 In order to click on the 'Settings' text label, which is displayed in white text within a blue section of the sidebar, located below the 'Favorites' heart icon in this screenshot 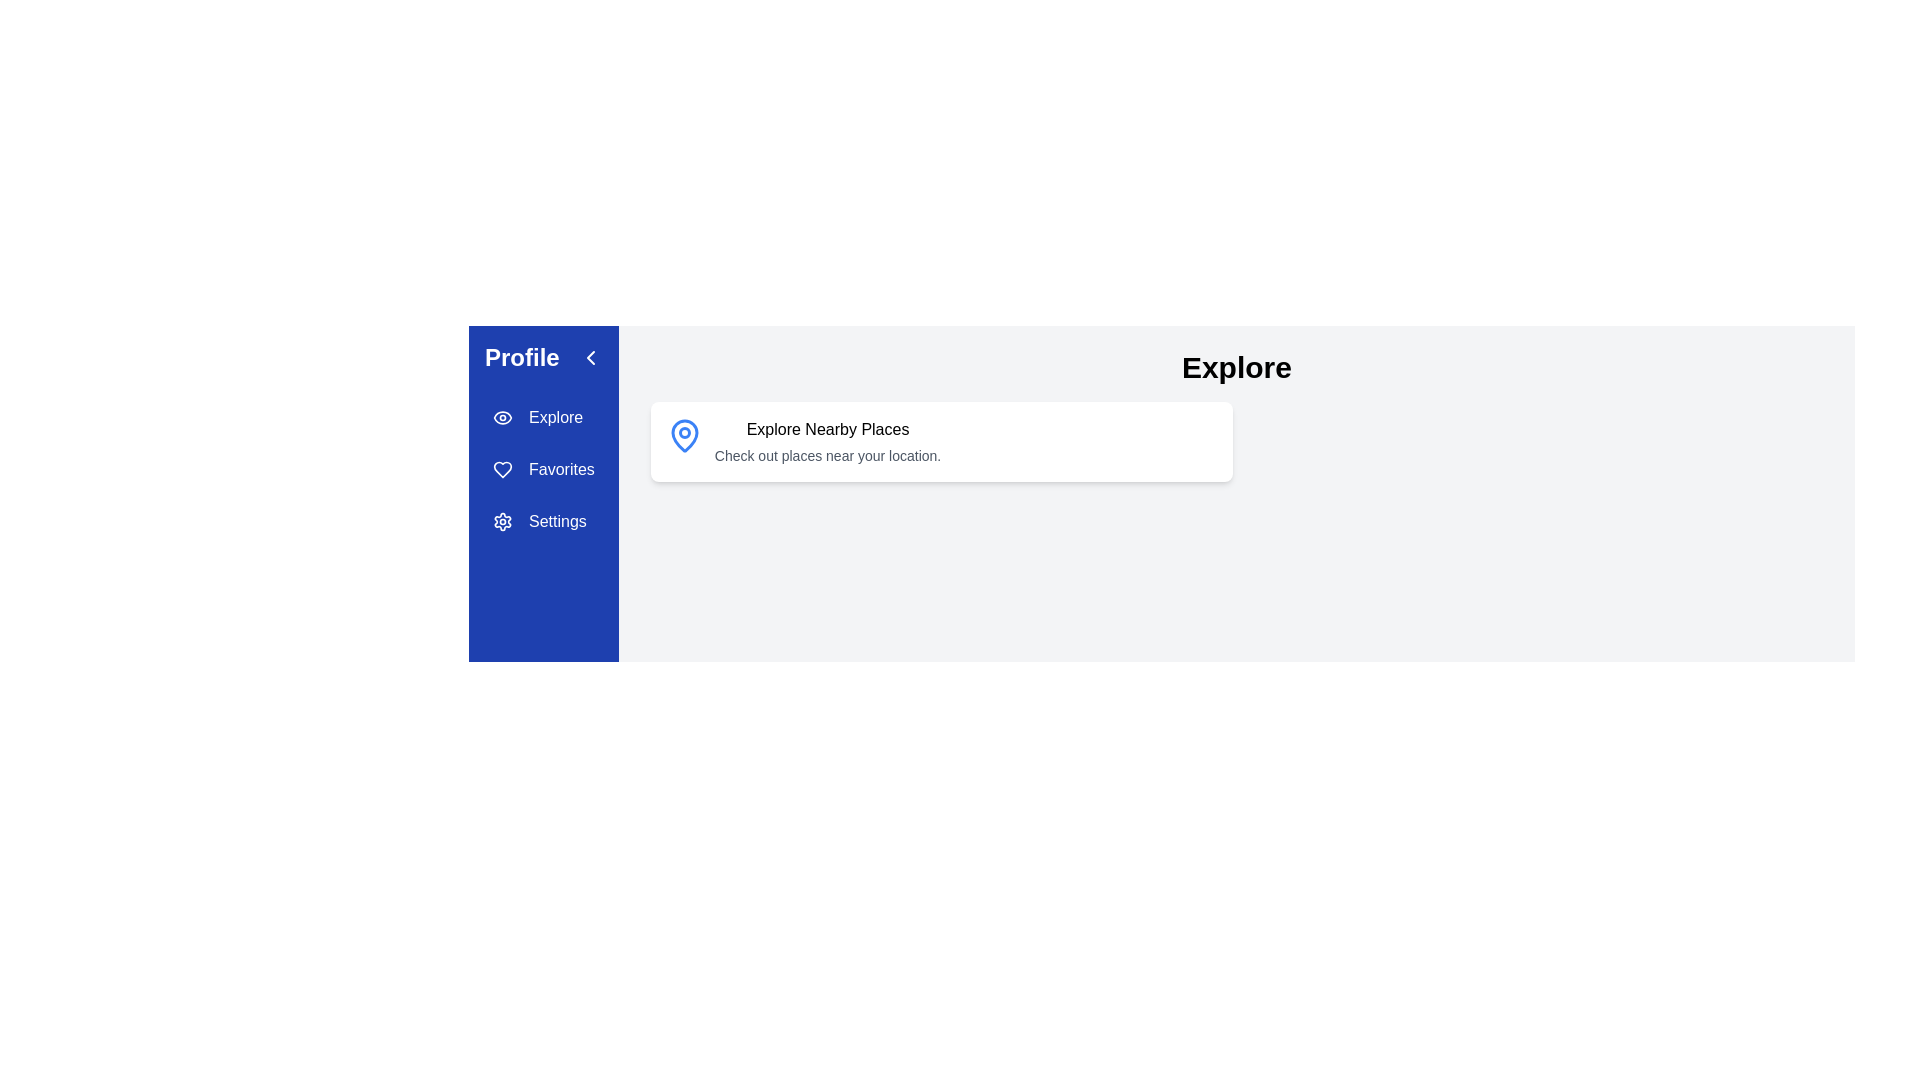, I will do `click(557, 520)`.